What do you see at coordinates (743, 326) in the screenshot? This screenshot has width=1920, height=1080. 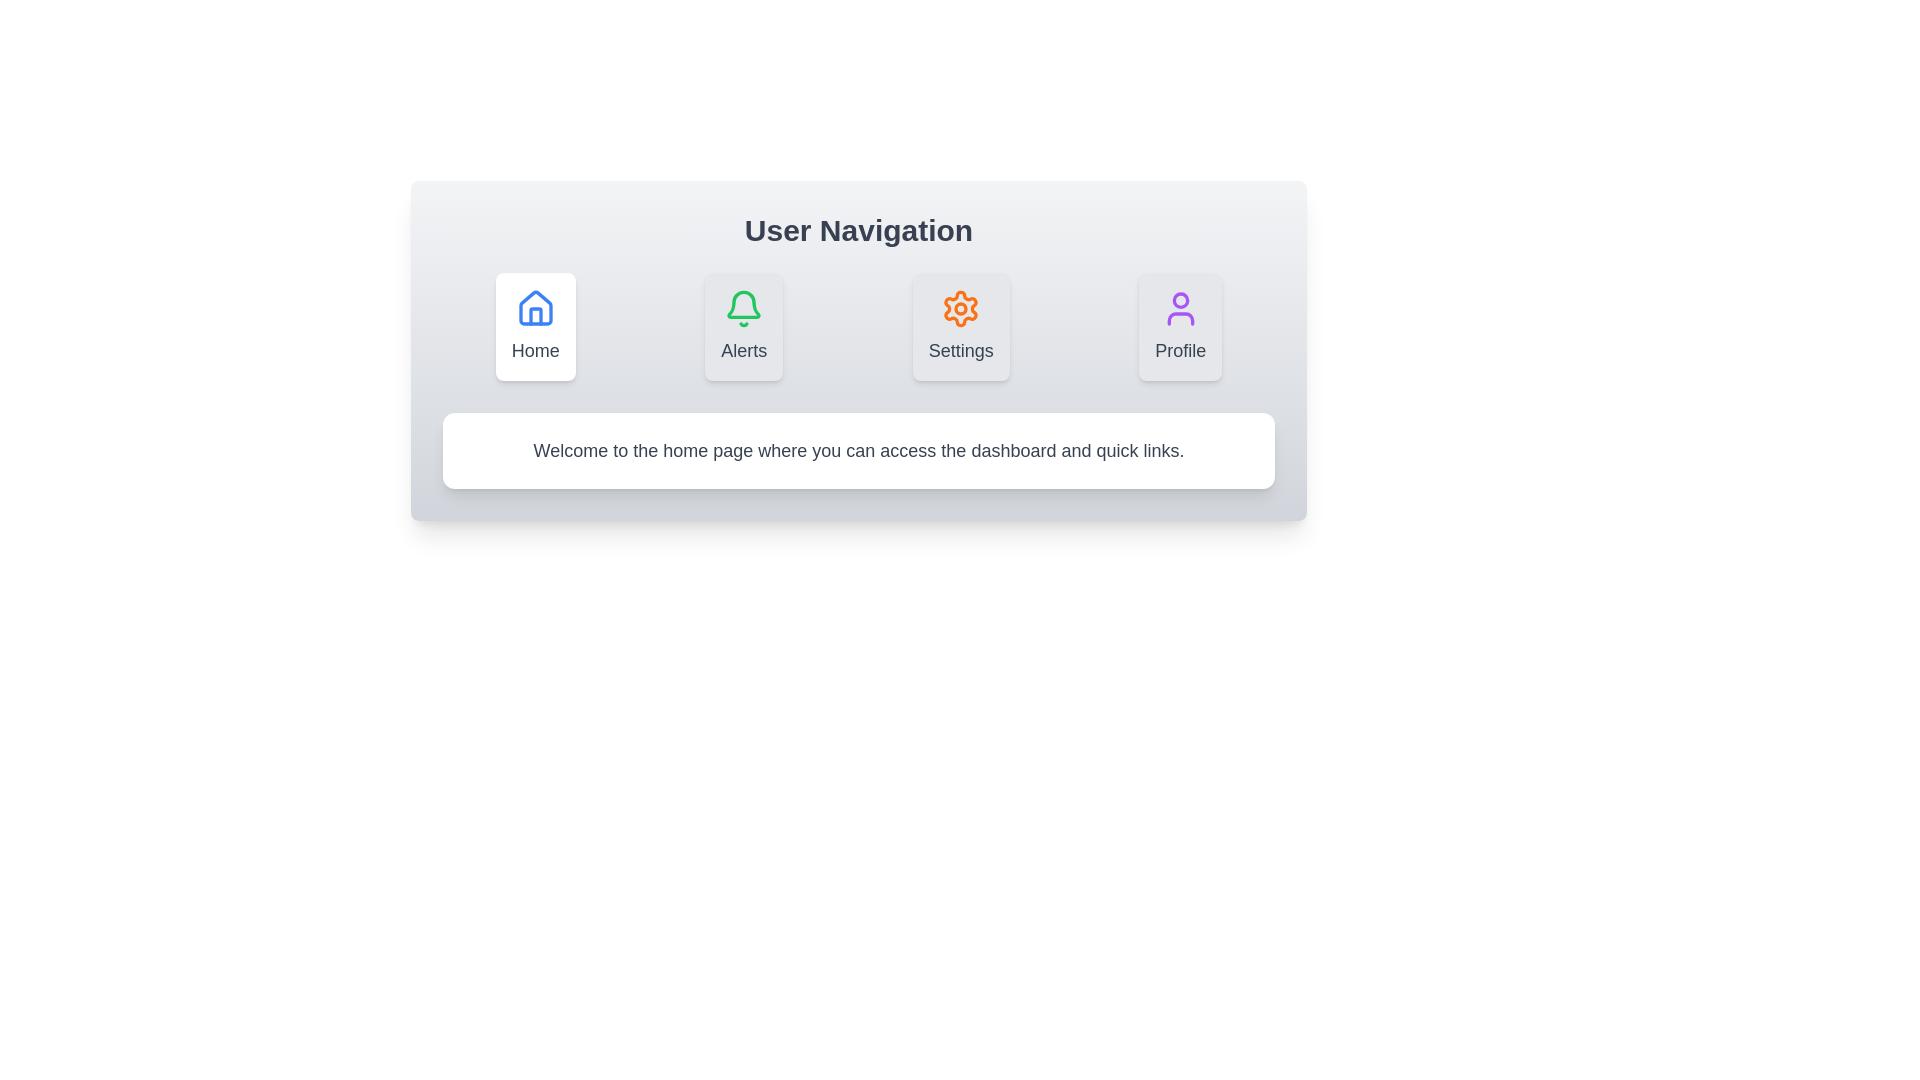 I see `the tab labeled Alerts` at bounding box center [743, 326].